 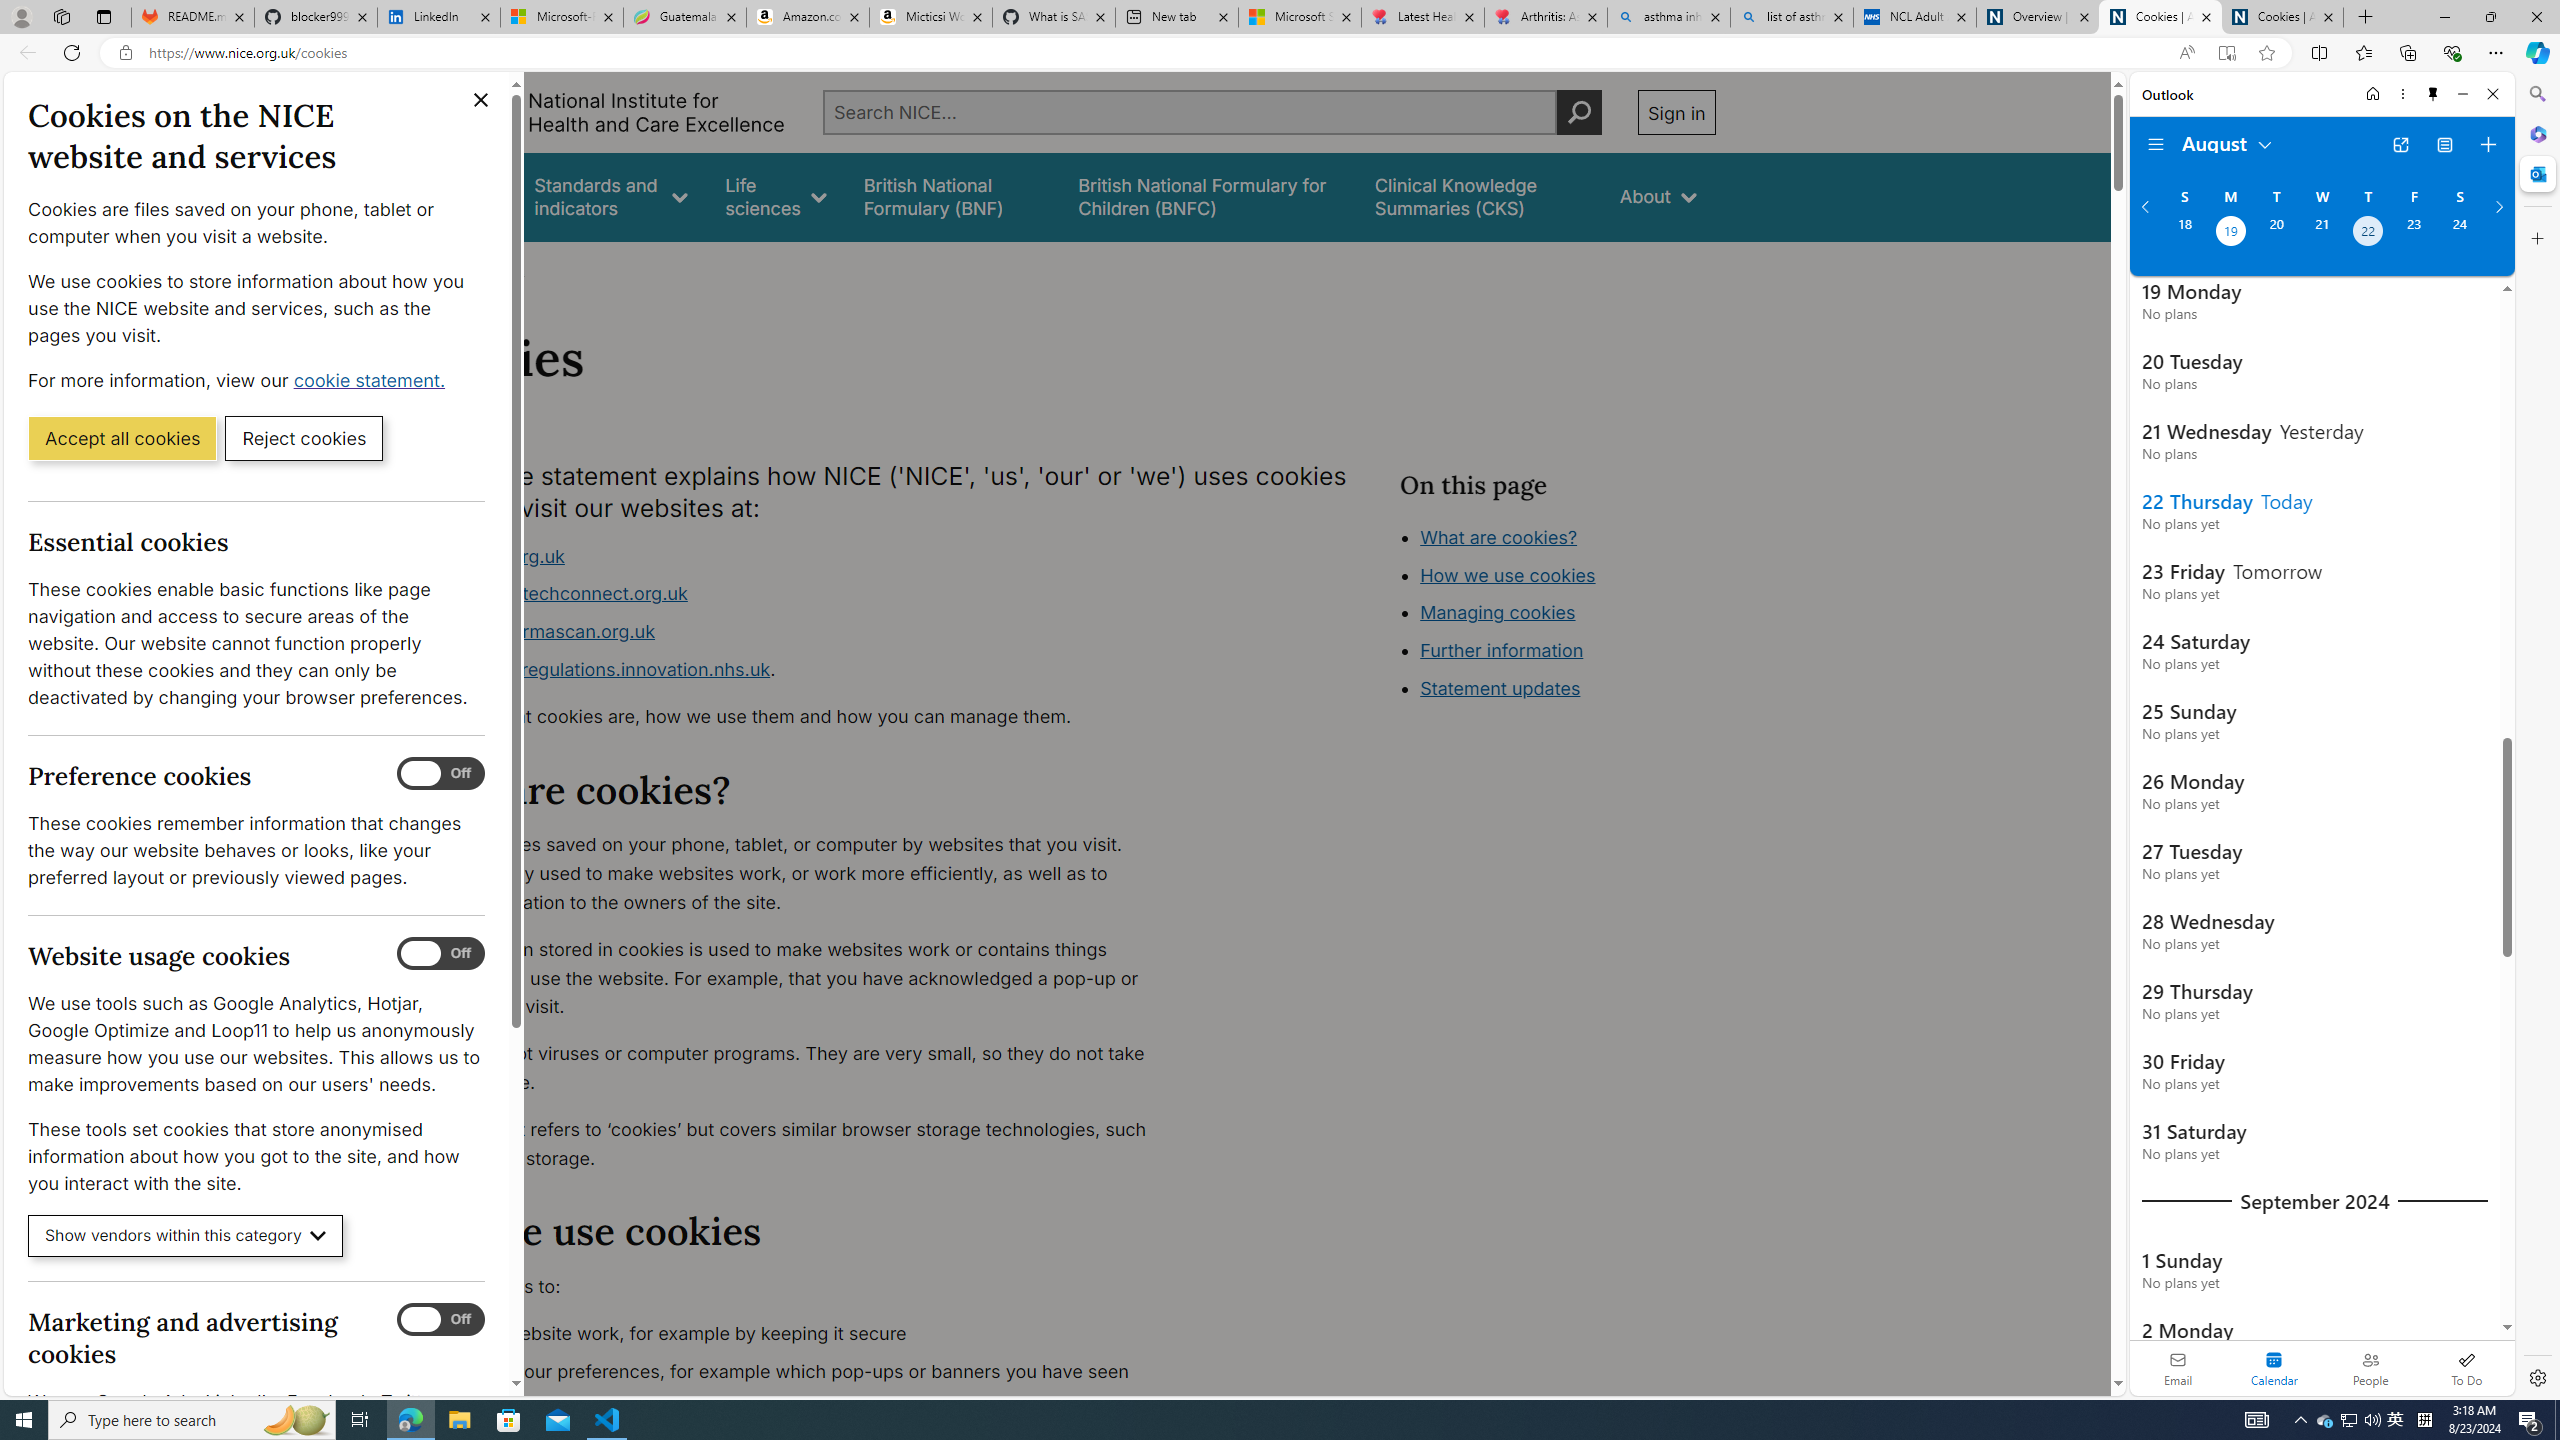 What do you see at coordinates (2229, 233) in the screenshot?
I see `'Monday, August 19, 2024. Date selected. '` at bounding box center [2229, 233].